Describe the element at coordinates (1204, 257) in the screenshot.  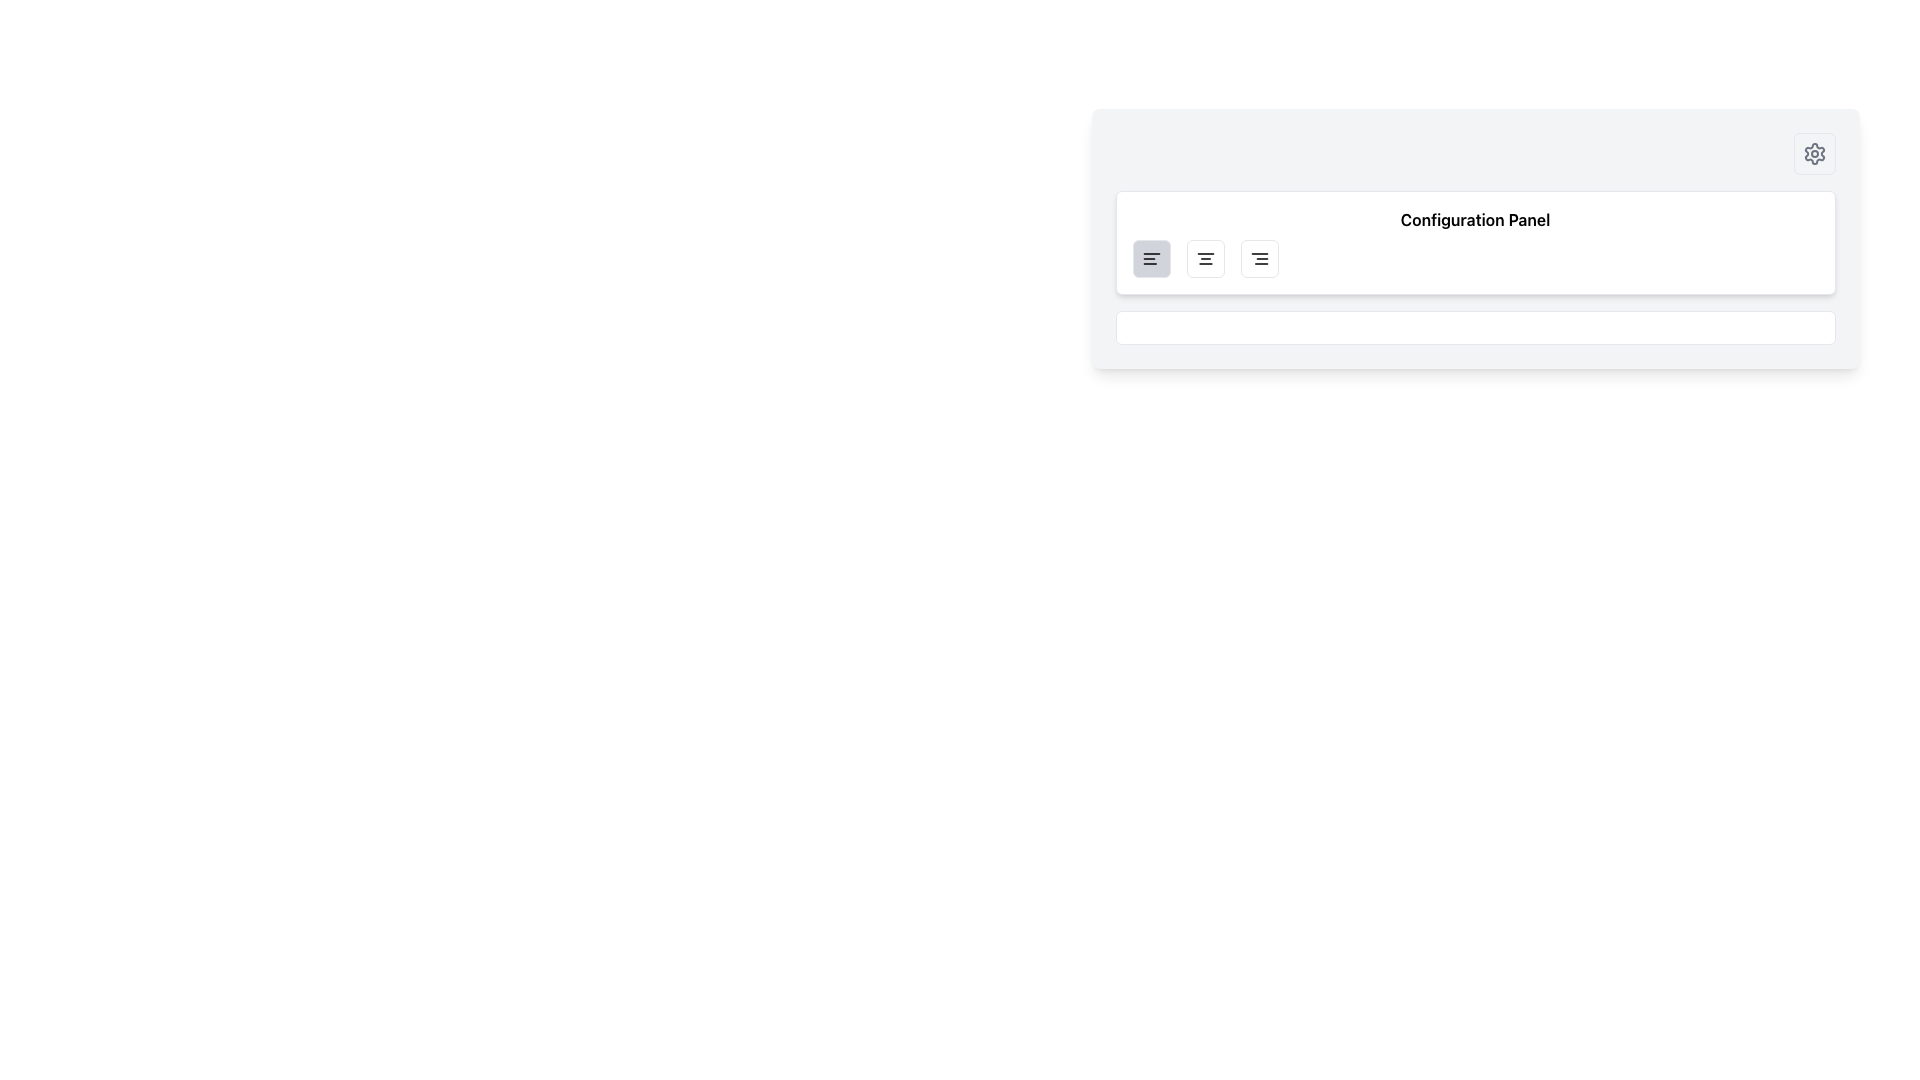
I see `the second icon button in a row of three icon buttons` at that location.